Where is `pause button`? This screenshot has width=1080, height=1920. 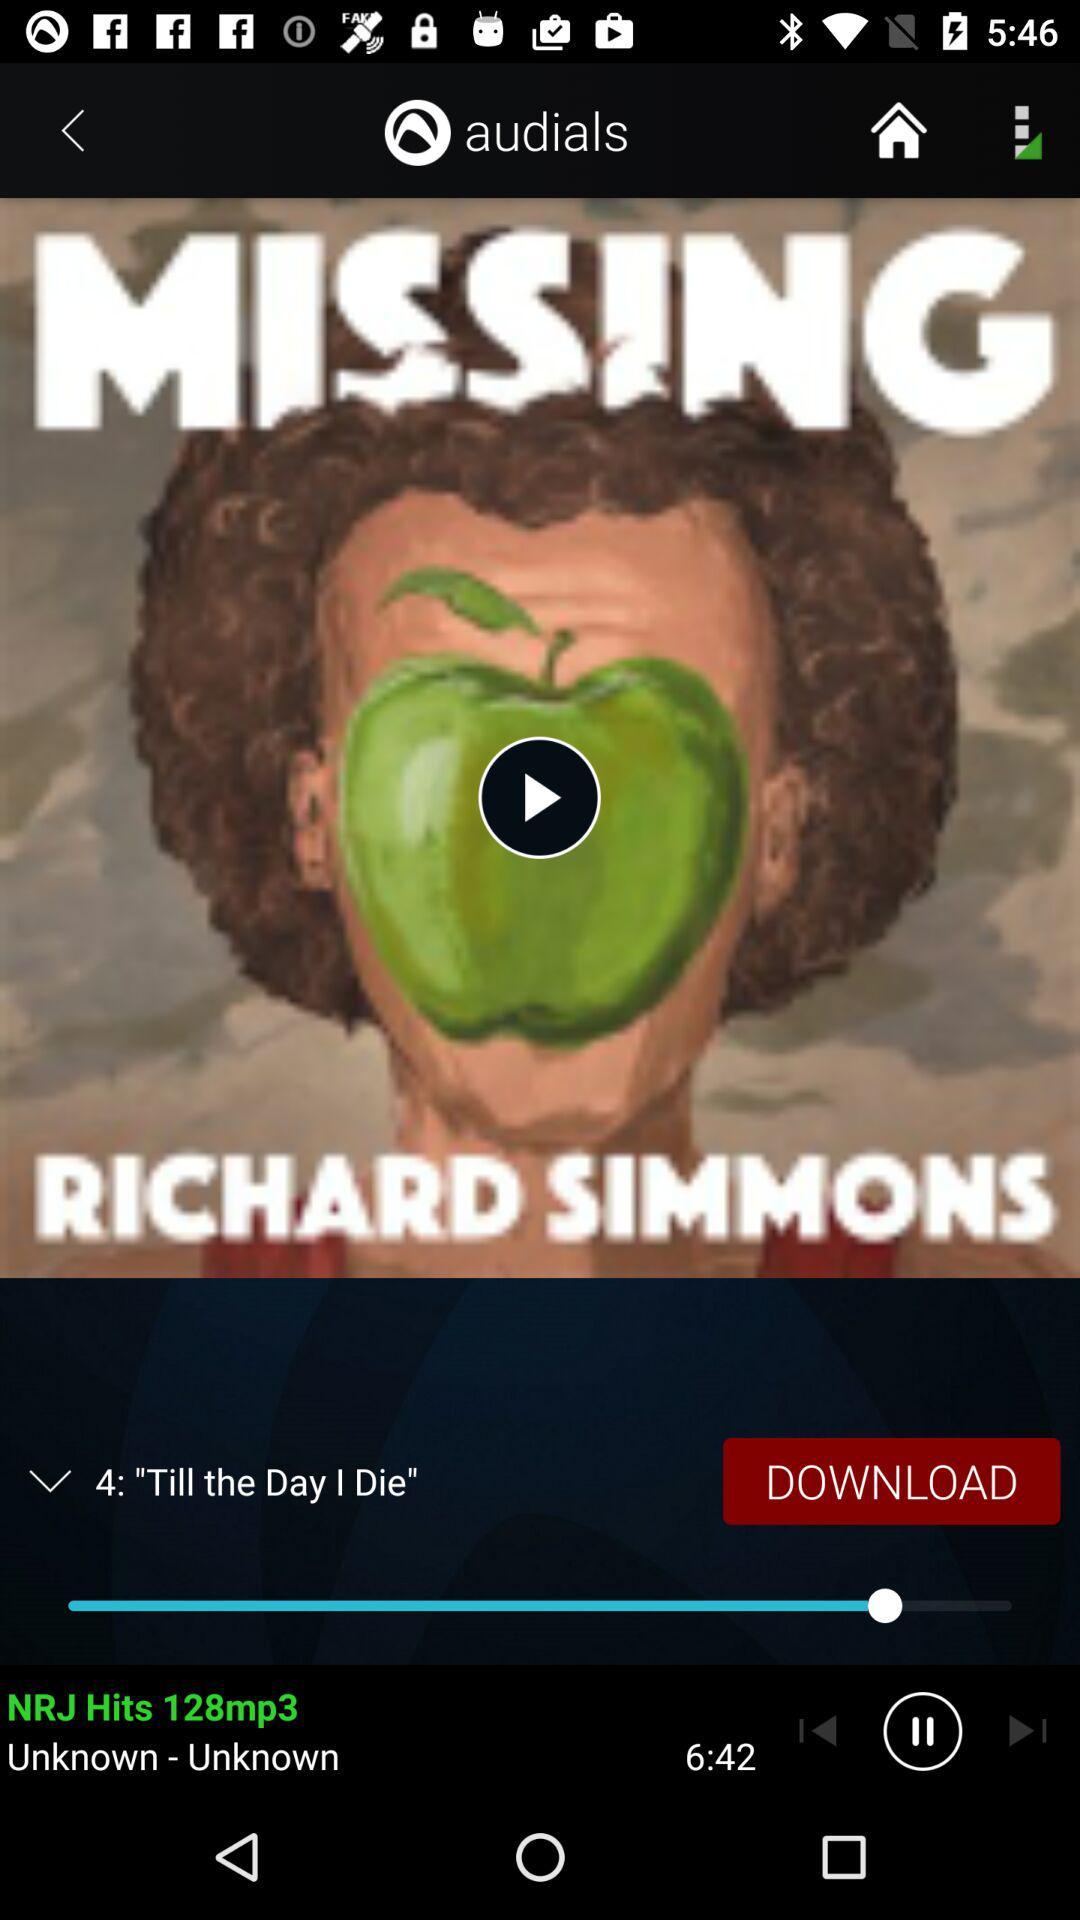
pause button is located at coordinates (922, 1730).